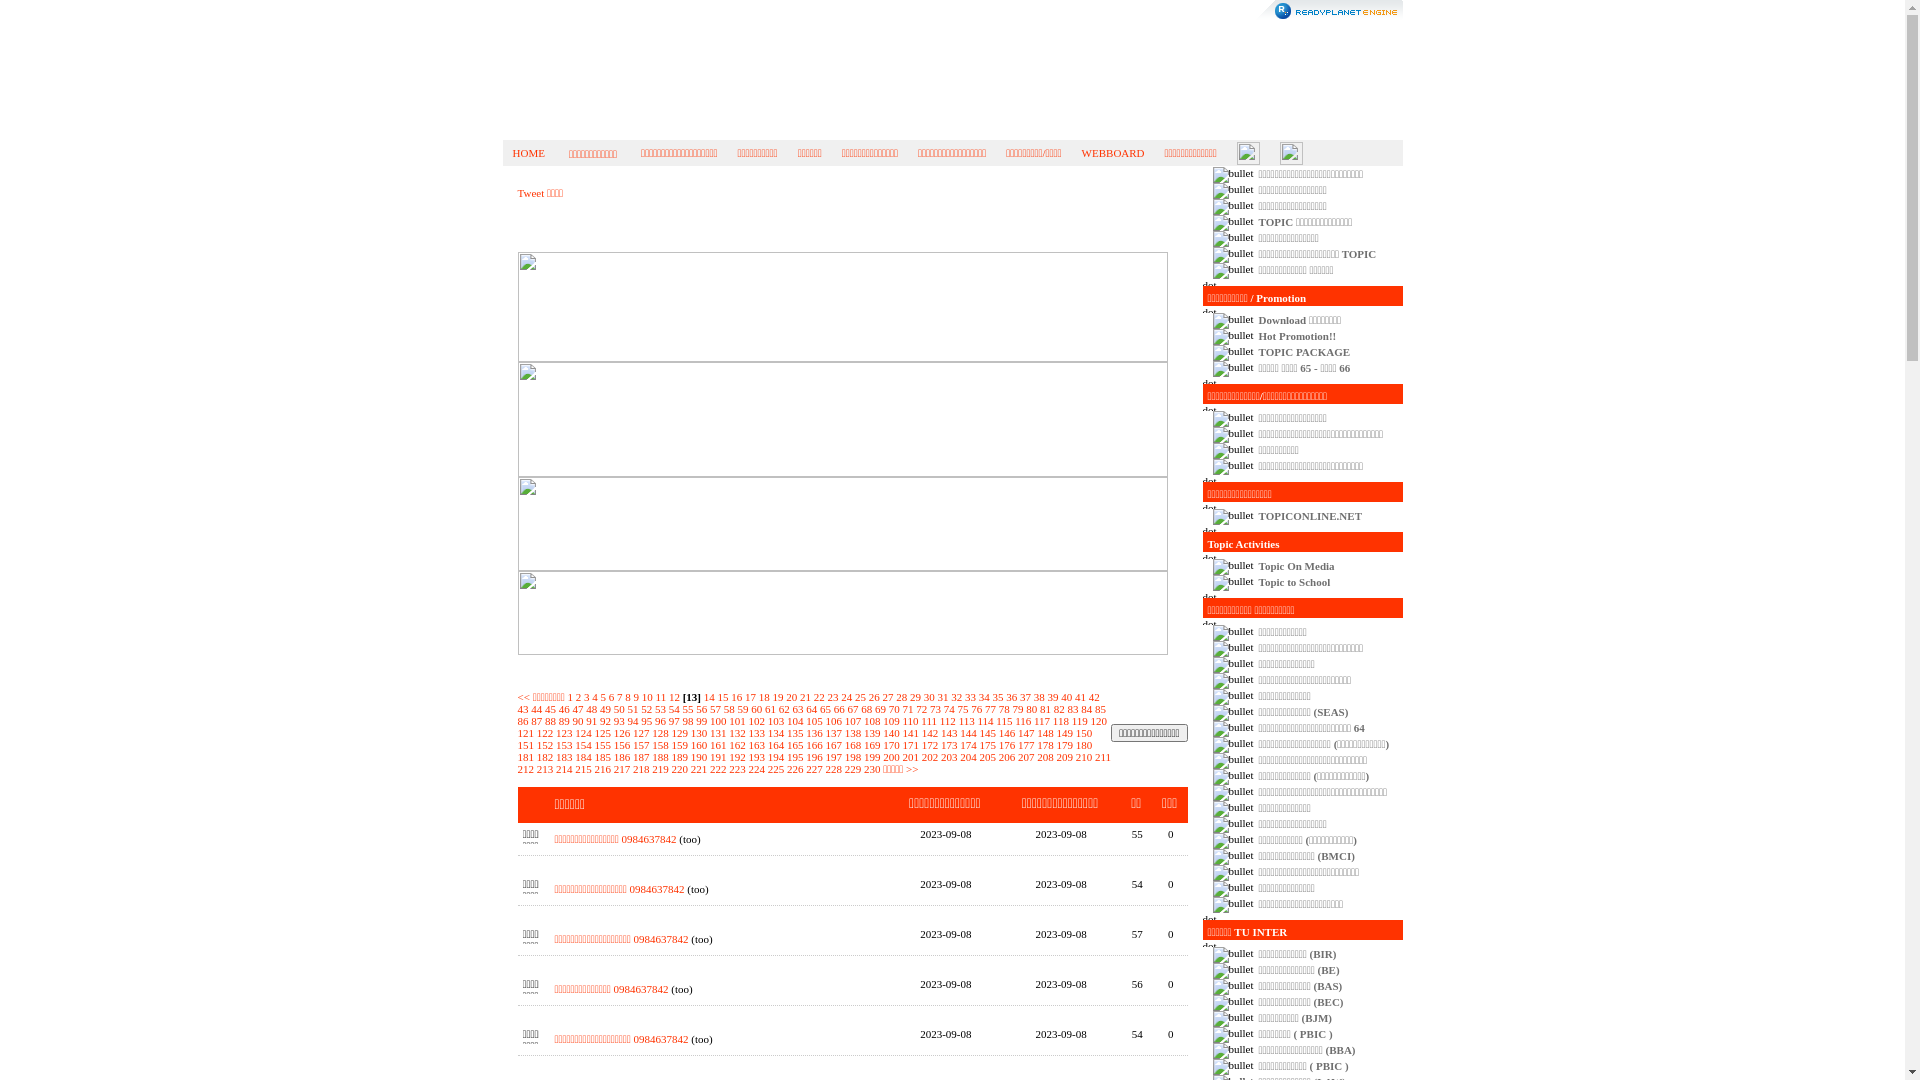 The height and width of the screenshot is (1080, 1920). I want to click on '229', so click(853, 767).